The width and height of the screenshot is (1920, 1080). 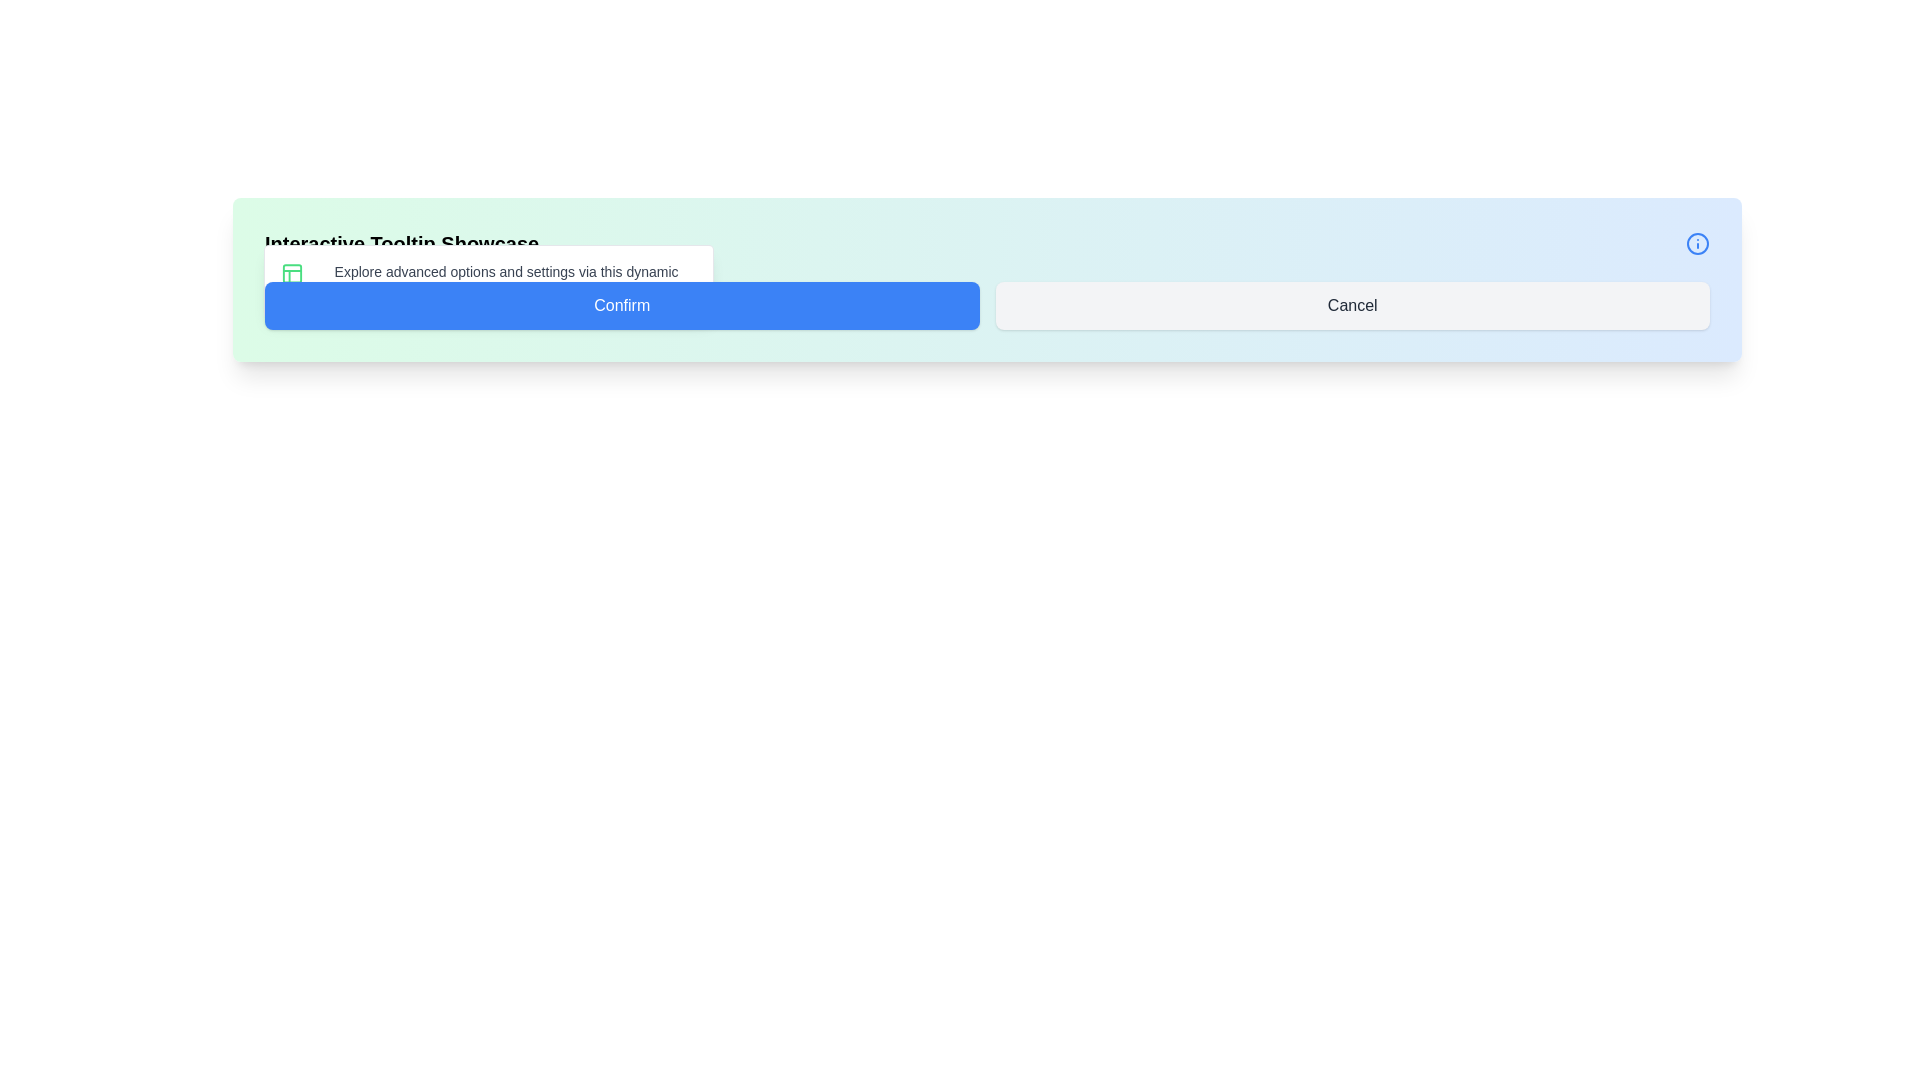 What do you see at coordinates (506, 281) in the screenshot?
I see `the Text Label that says 'Explore advanced options and settings via this dynamic feature.' located to the right of a control panel icon and above the blue 'Confirm' button` at bounding box center [506, 281].